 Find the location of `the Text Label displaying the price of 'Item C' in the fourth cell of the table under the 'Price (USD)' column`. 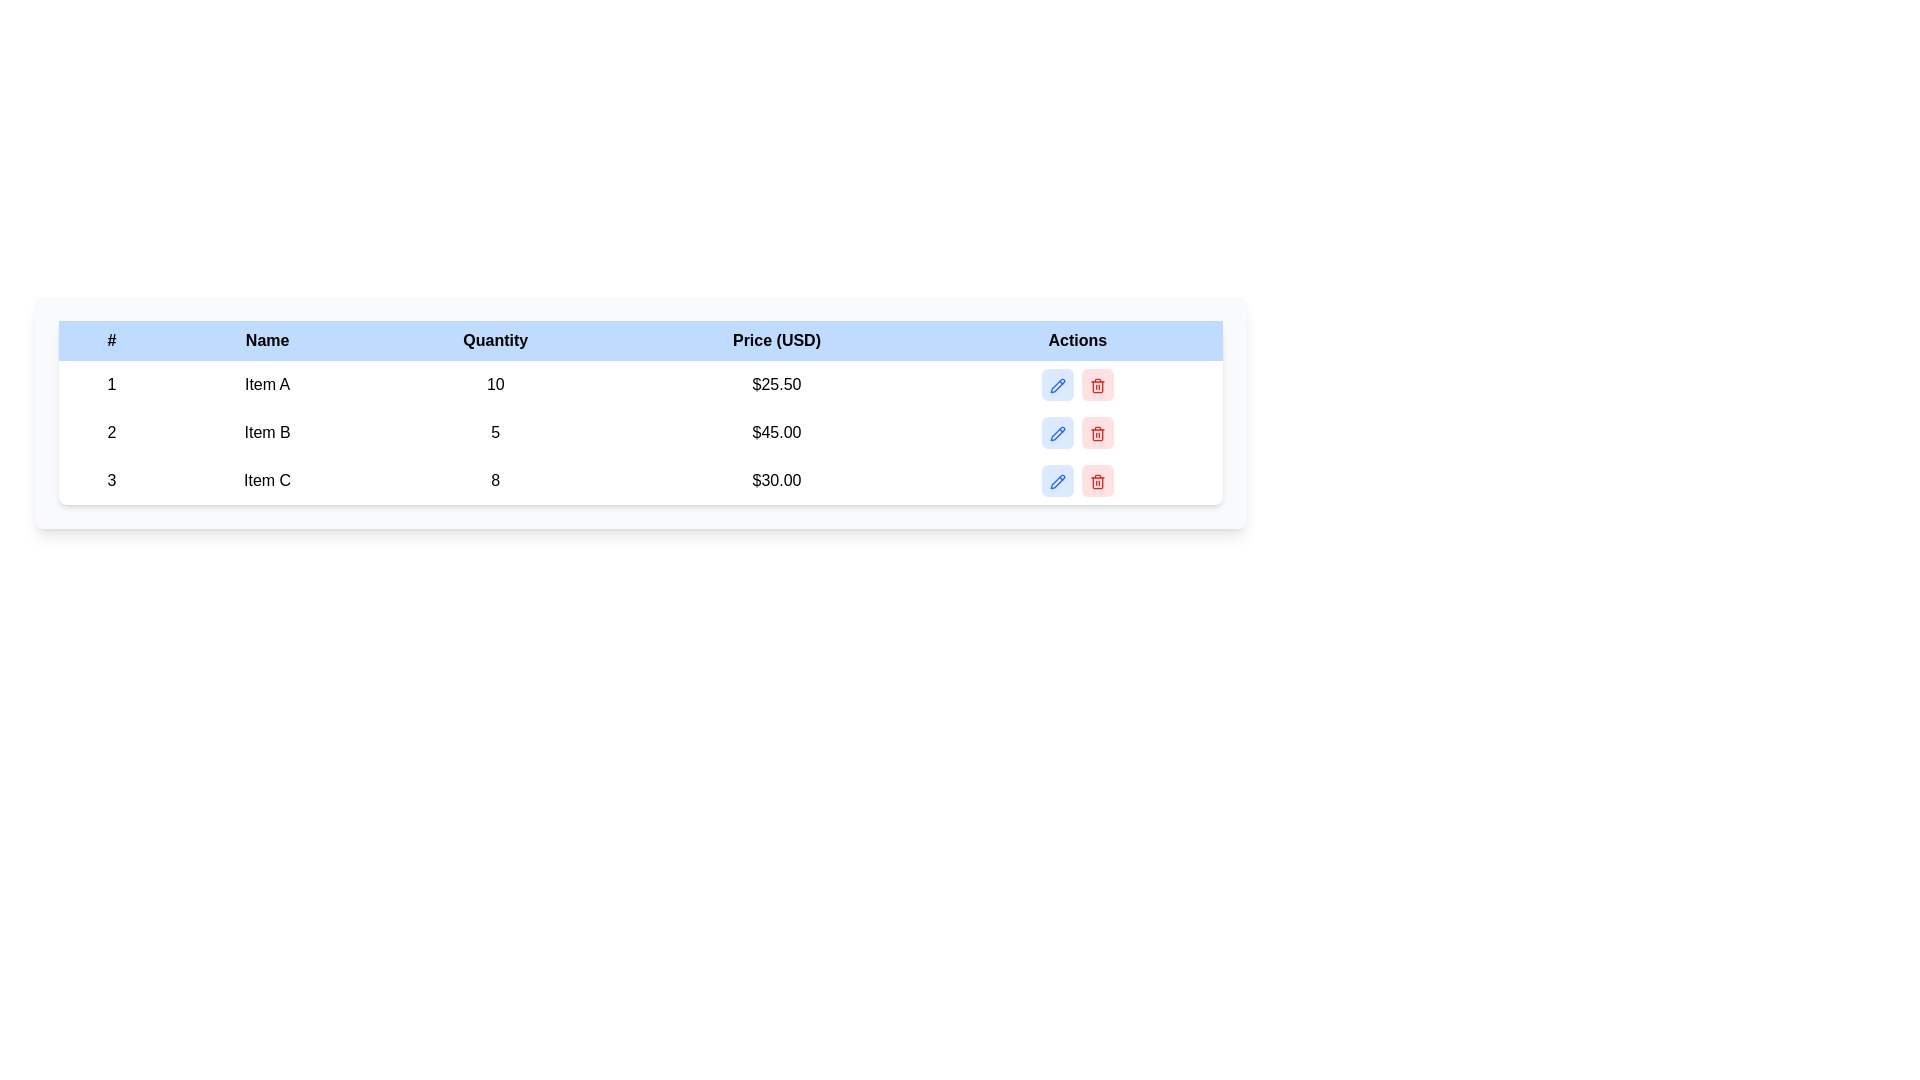

the Text Label displaying the price of 'Item C' in the fourth cell of the table under the 'Price (USD)' column is located at coordinates (776, 481).